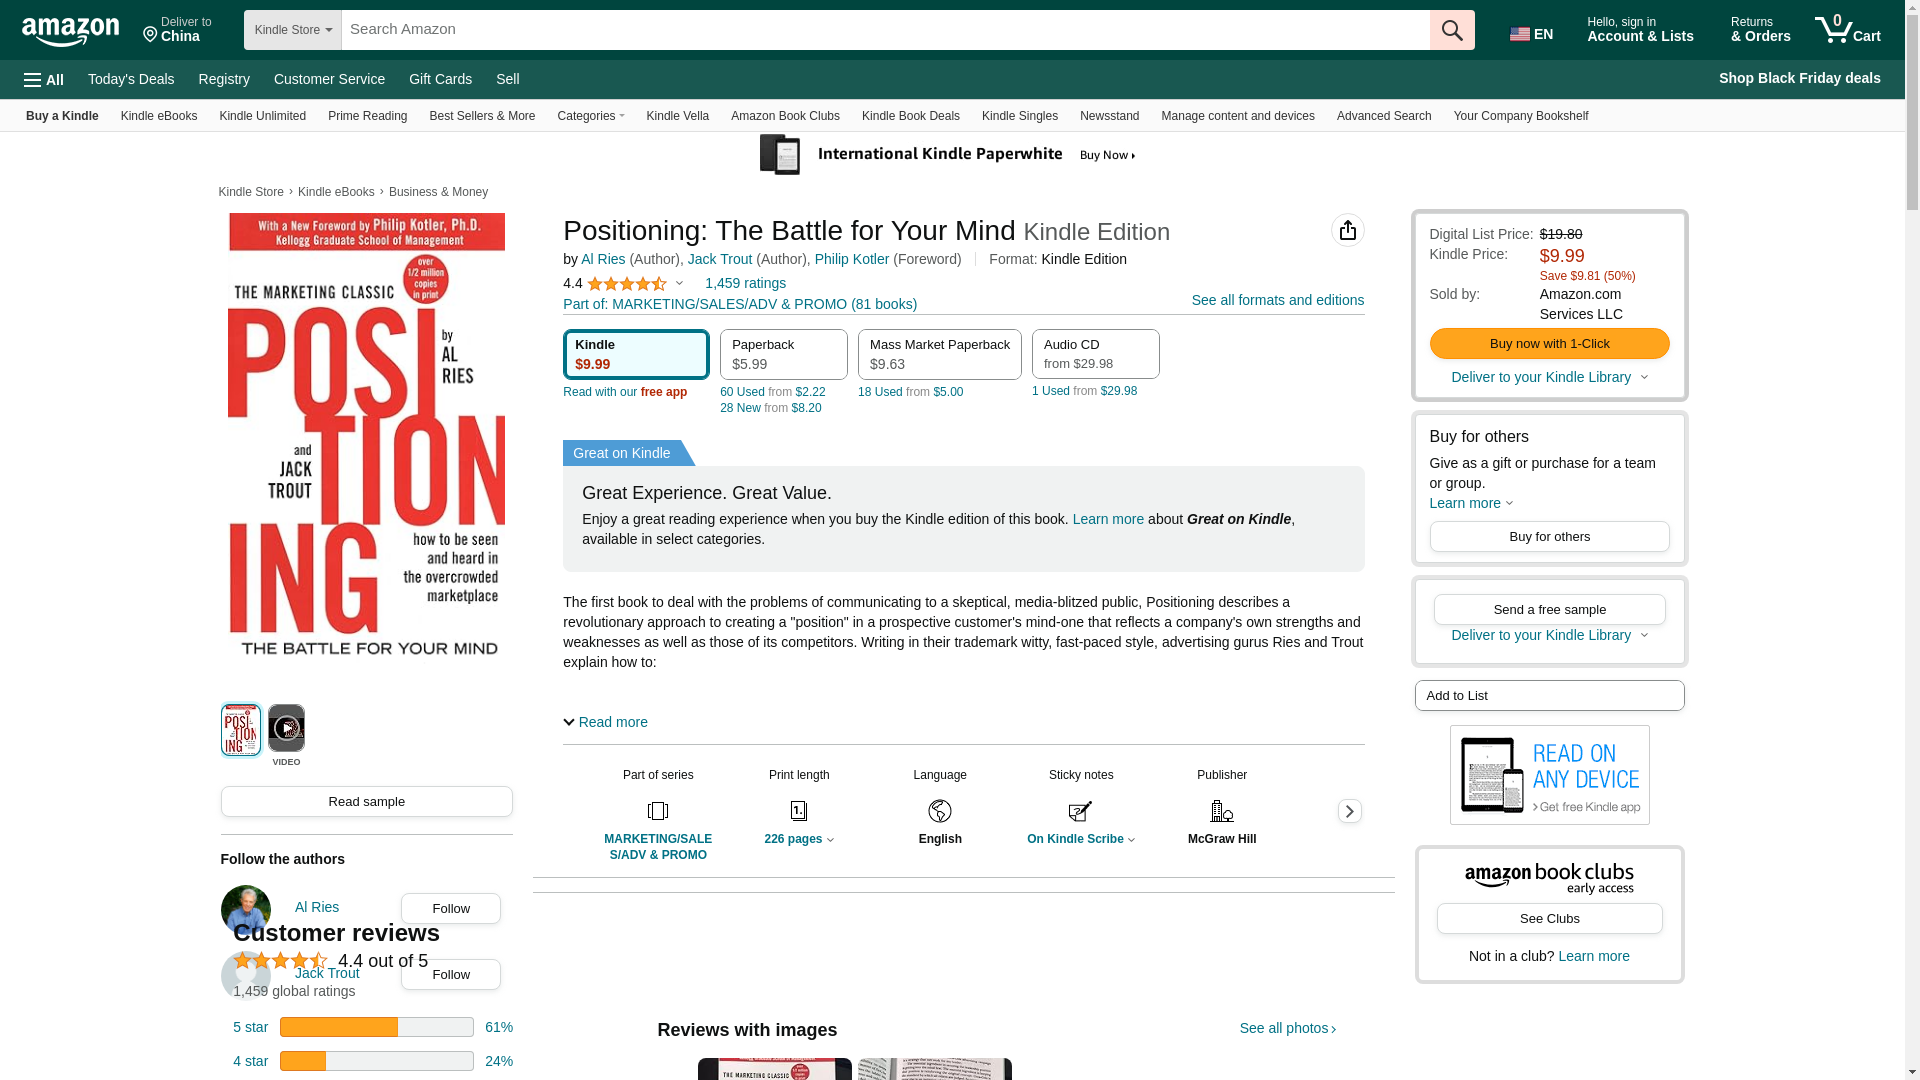  I want to click on 'Prime Reading', so click(367, 115).